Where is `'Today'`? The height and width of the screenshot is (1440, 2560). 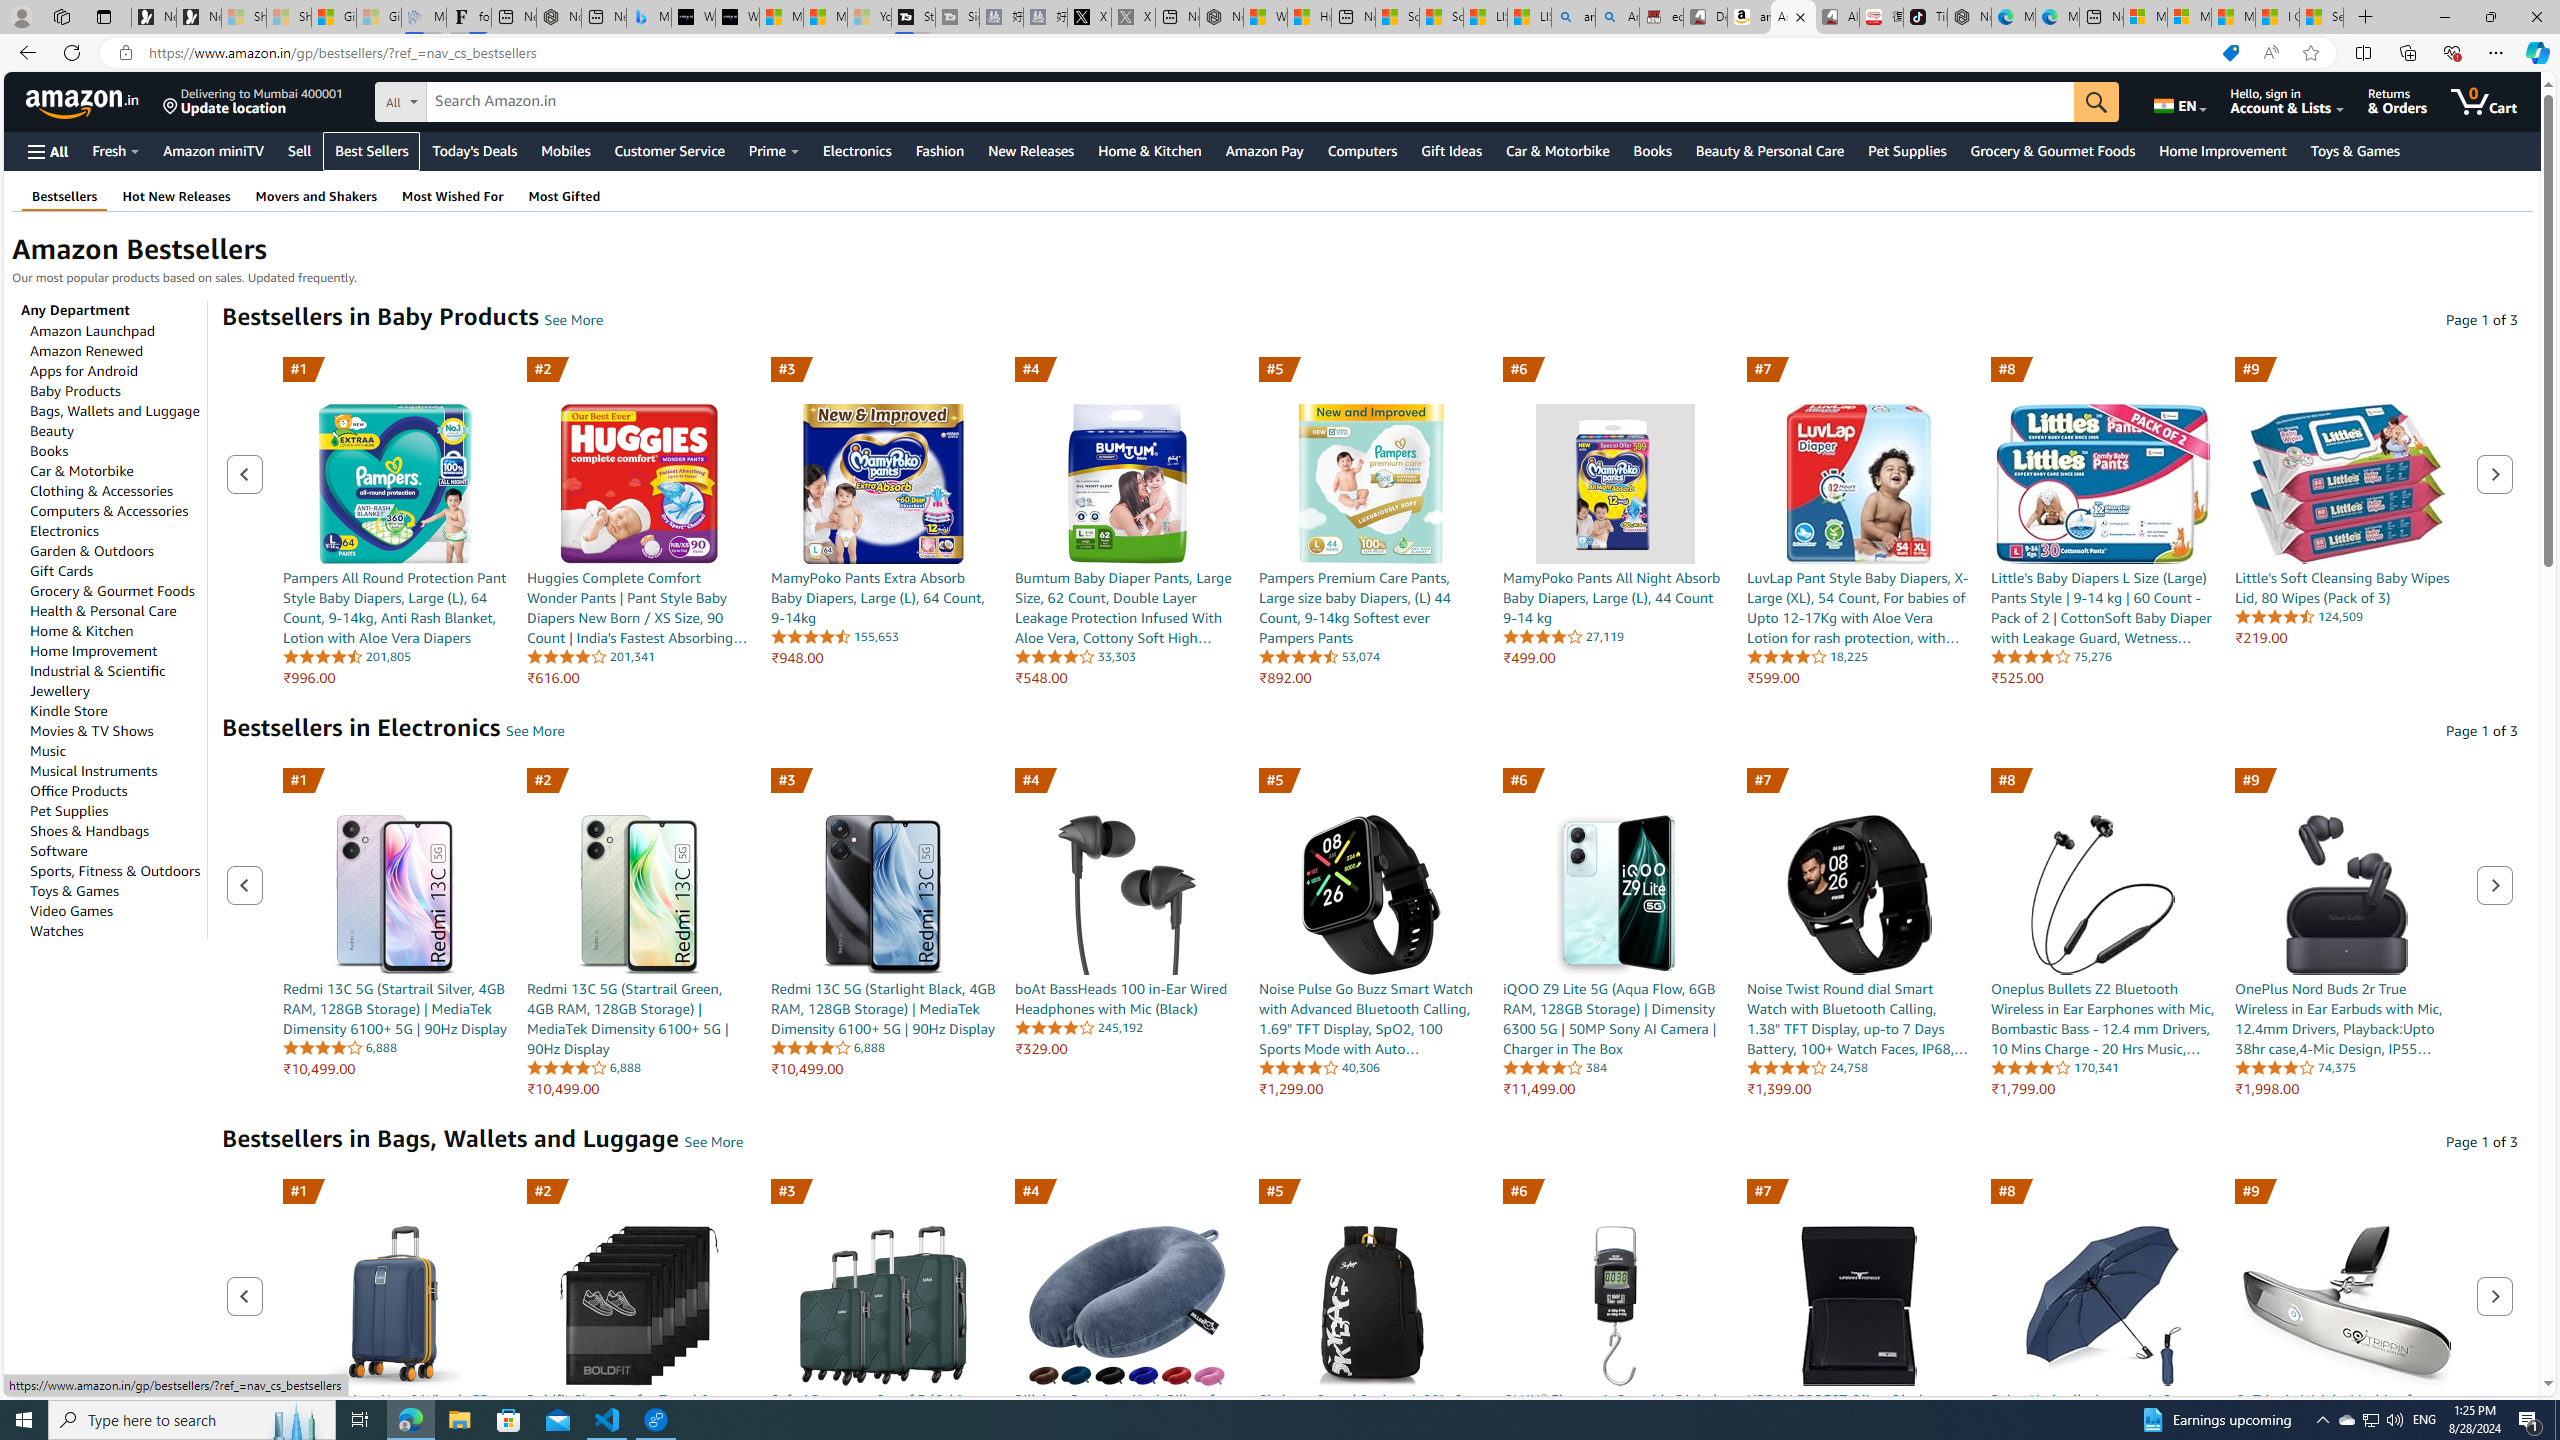 'Today' is located at coordinates (473, 150).